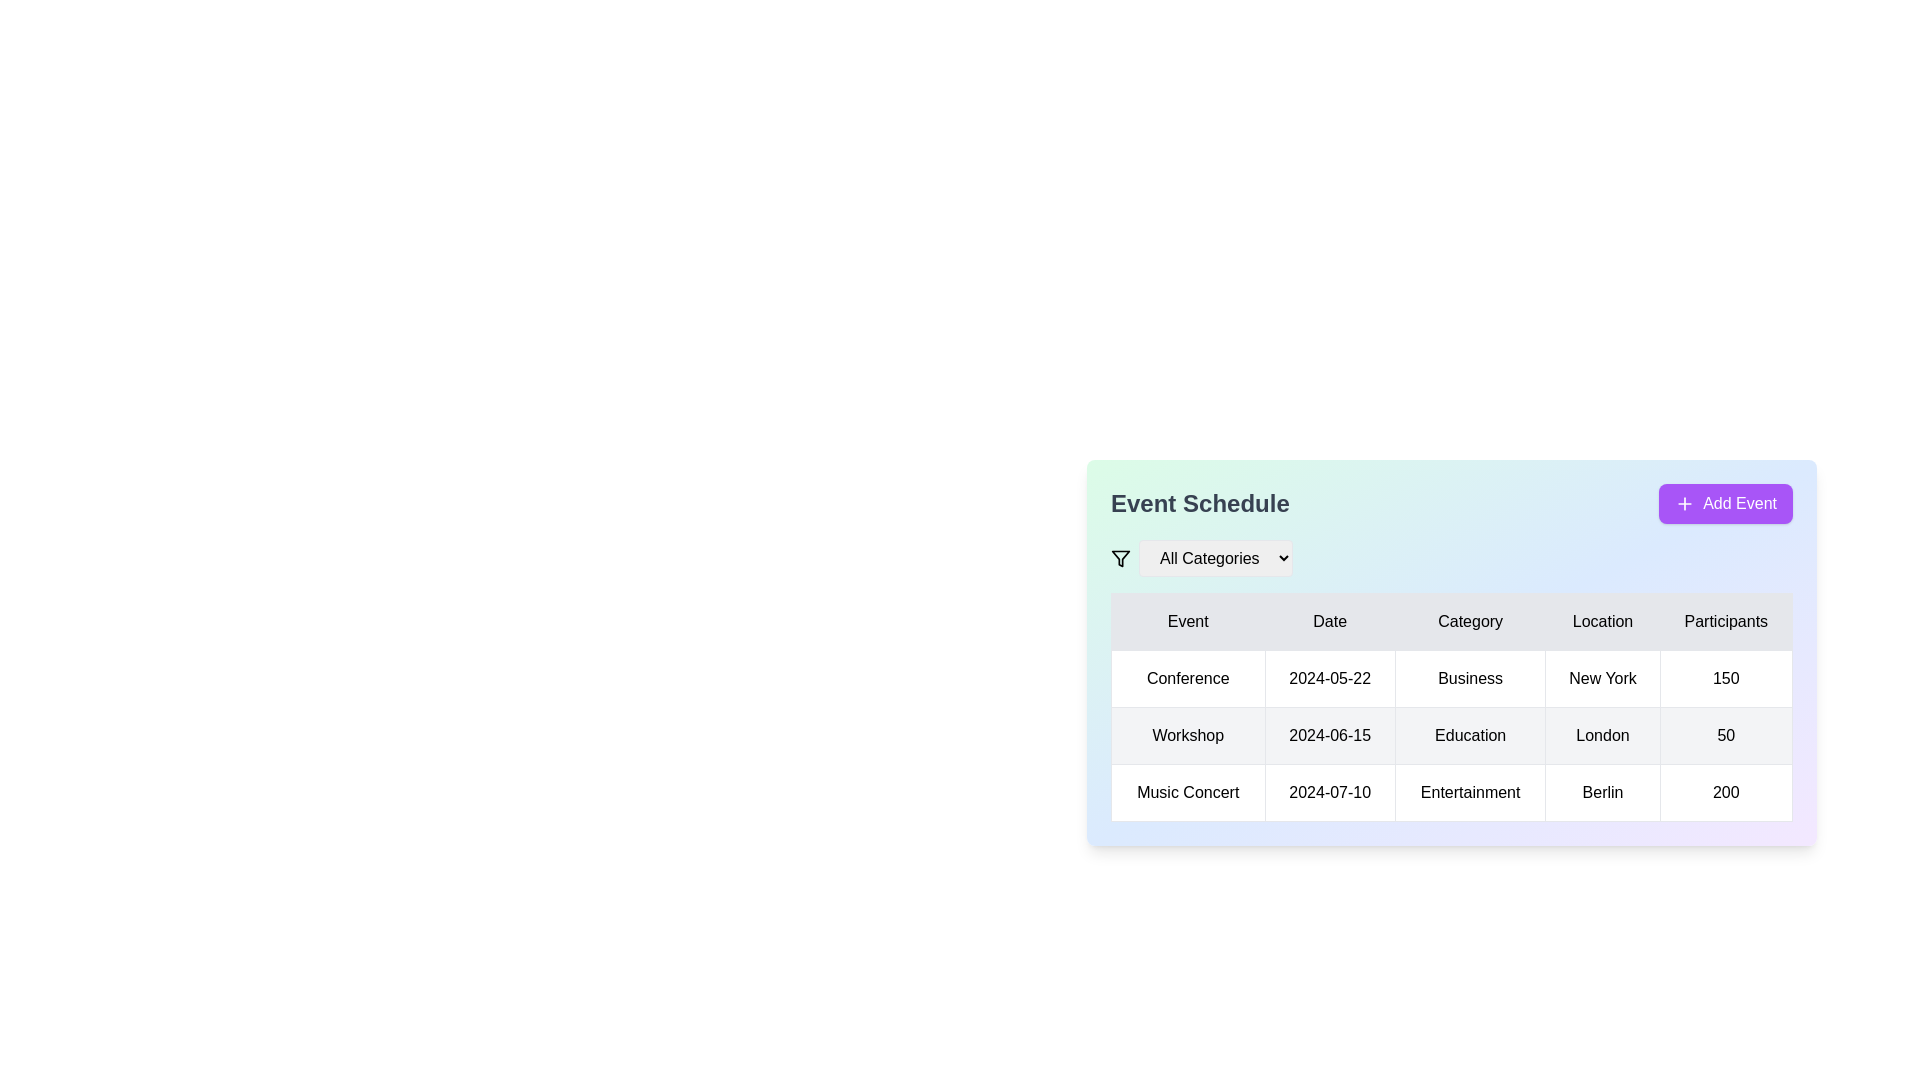  Describe the element at coordinates (1121, 558) in the screenshot. I see `the funnel icon located in the top-left corner of the 'Event Schedule' section, which is positioned immediately to the left of the 'All Categories' dropdown` at that location.